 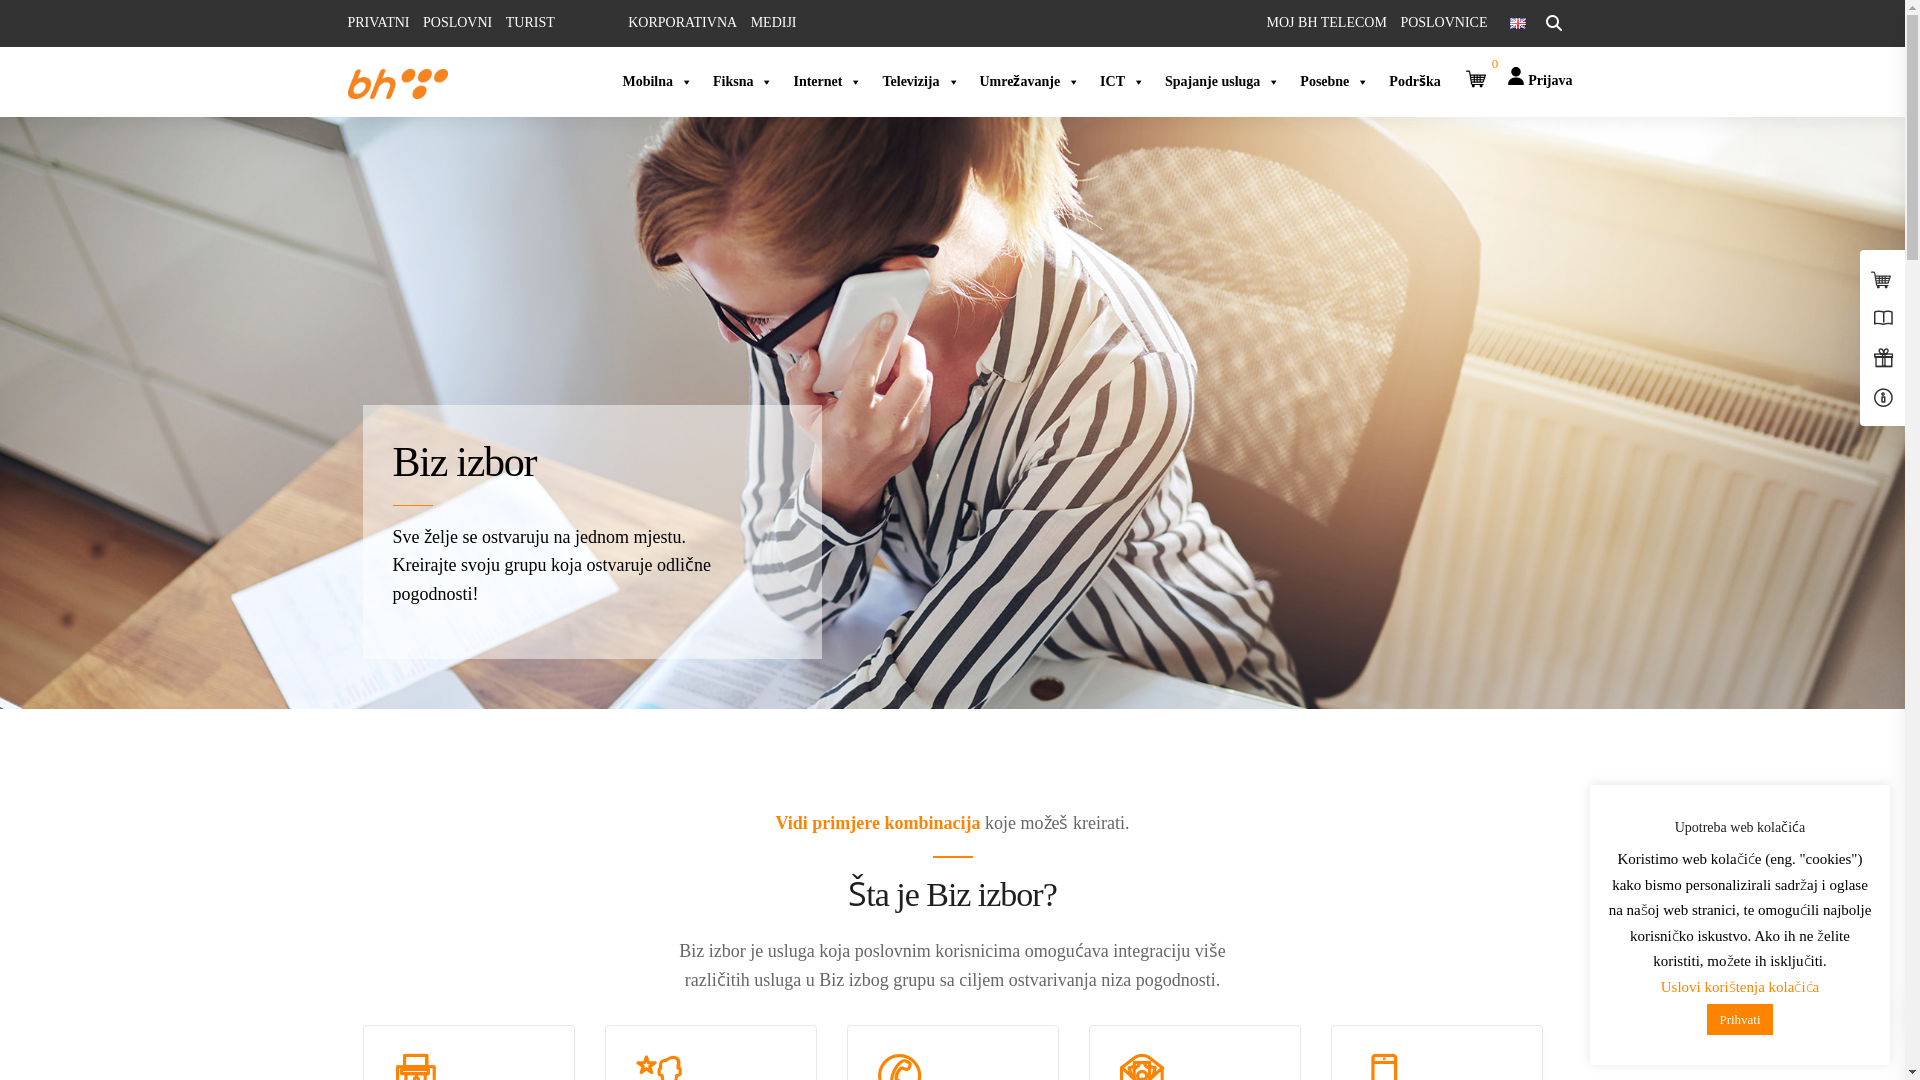 What do you see at coordinates (1326, 22) in the screenshot?
I see `'MOJ BH TELECOM'` at bounding box center [1326, 22].